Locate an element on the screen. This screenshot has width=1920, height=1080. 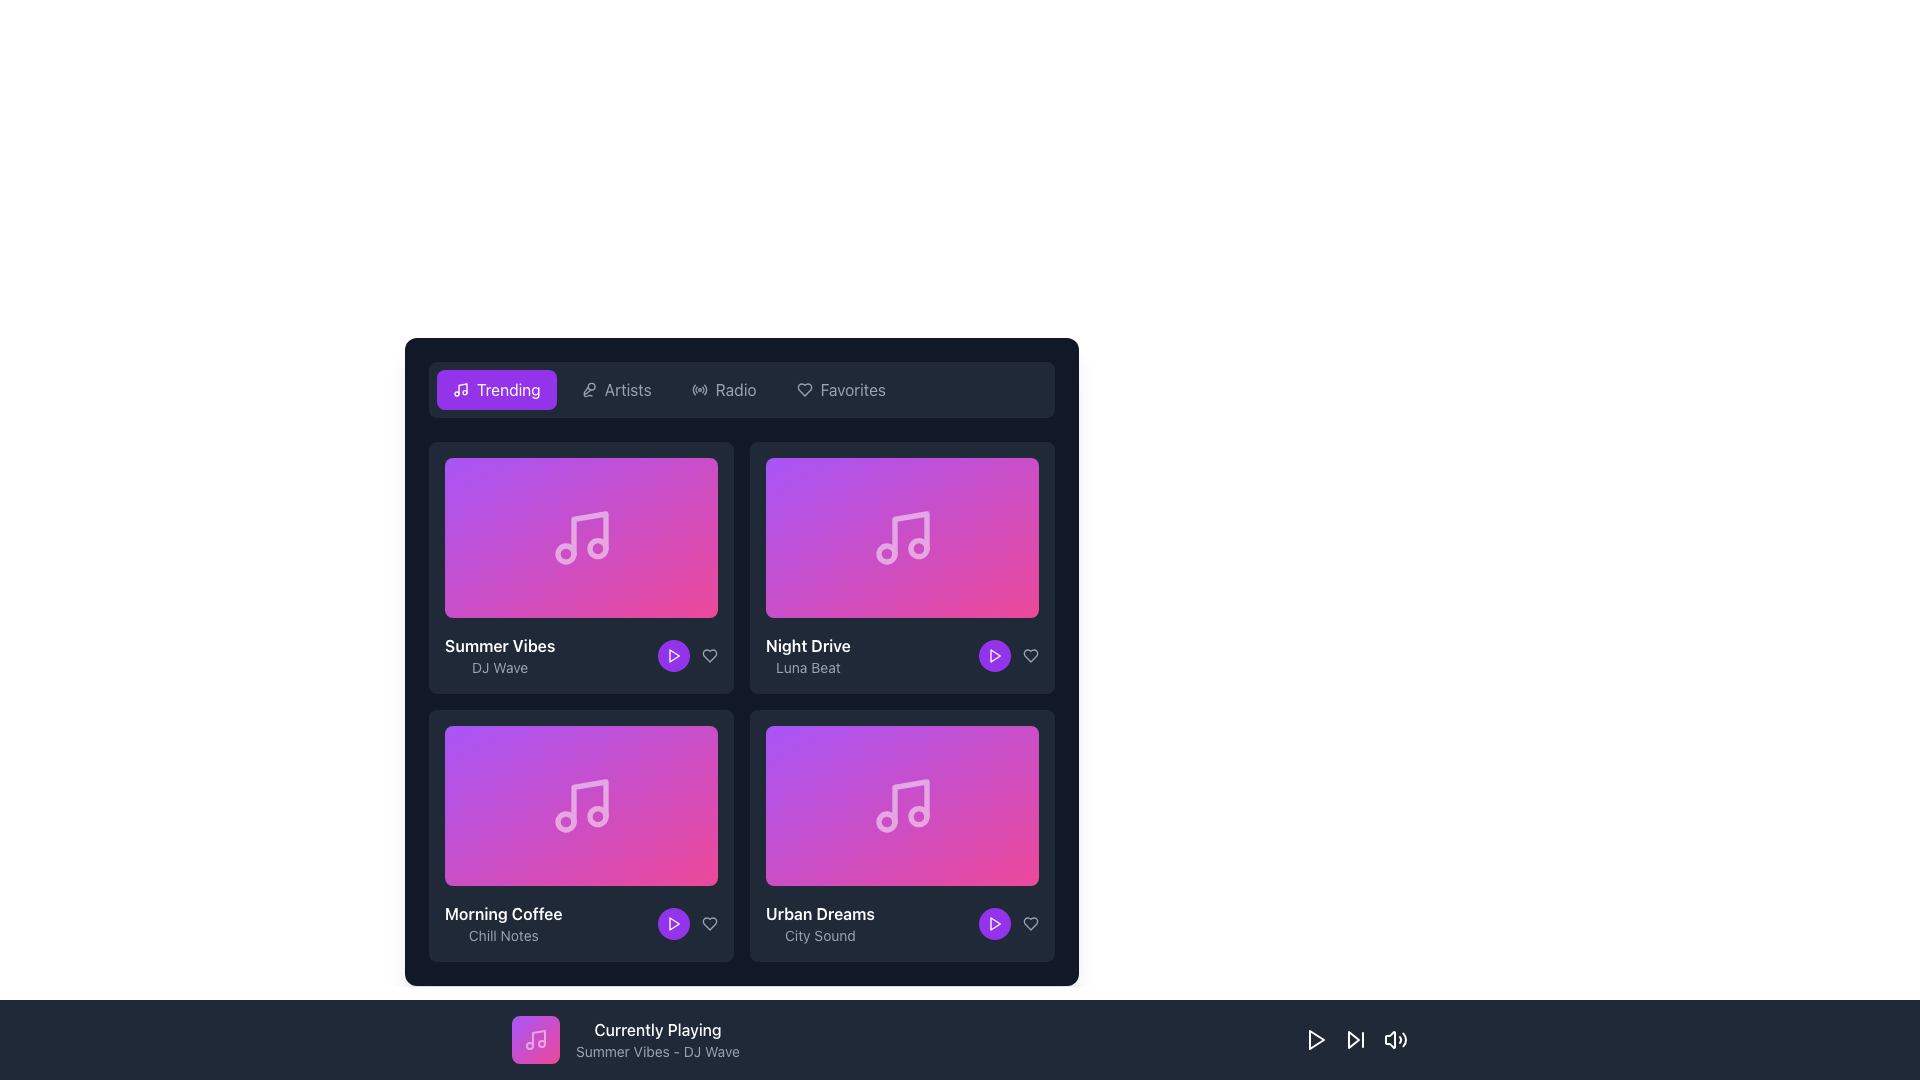
the play button located in the 'Night Drive' section, which is the second music card in the top row of the grid layout, to observe visual feedback is located at coordinates (1008, 655).